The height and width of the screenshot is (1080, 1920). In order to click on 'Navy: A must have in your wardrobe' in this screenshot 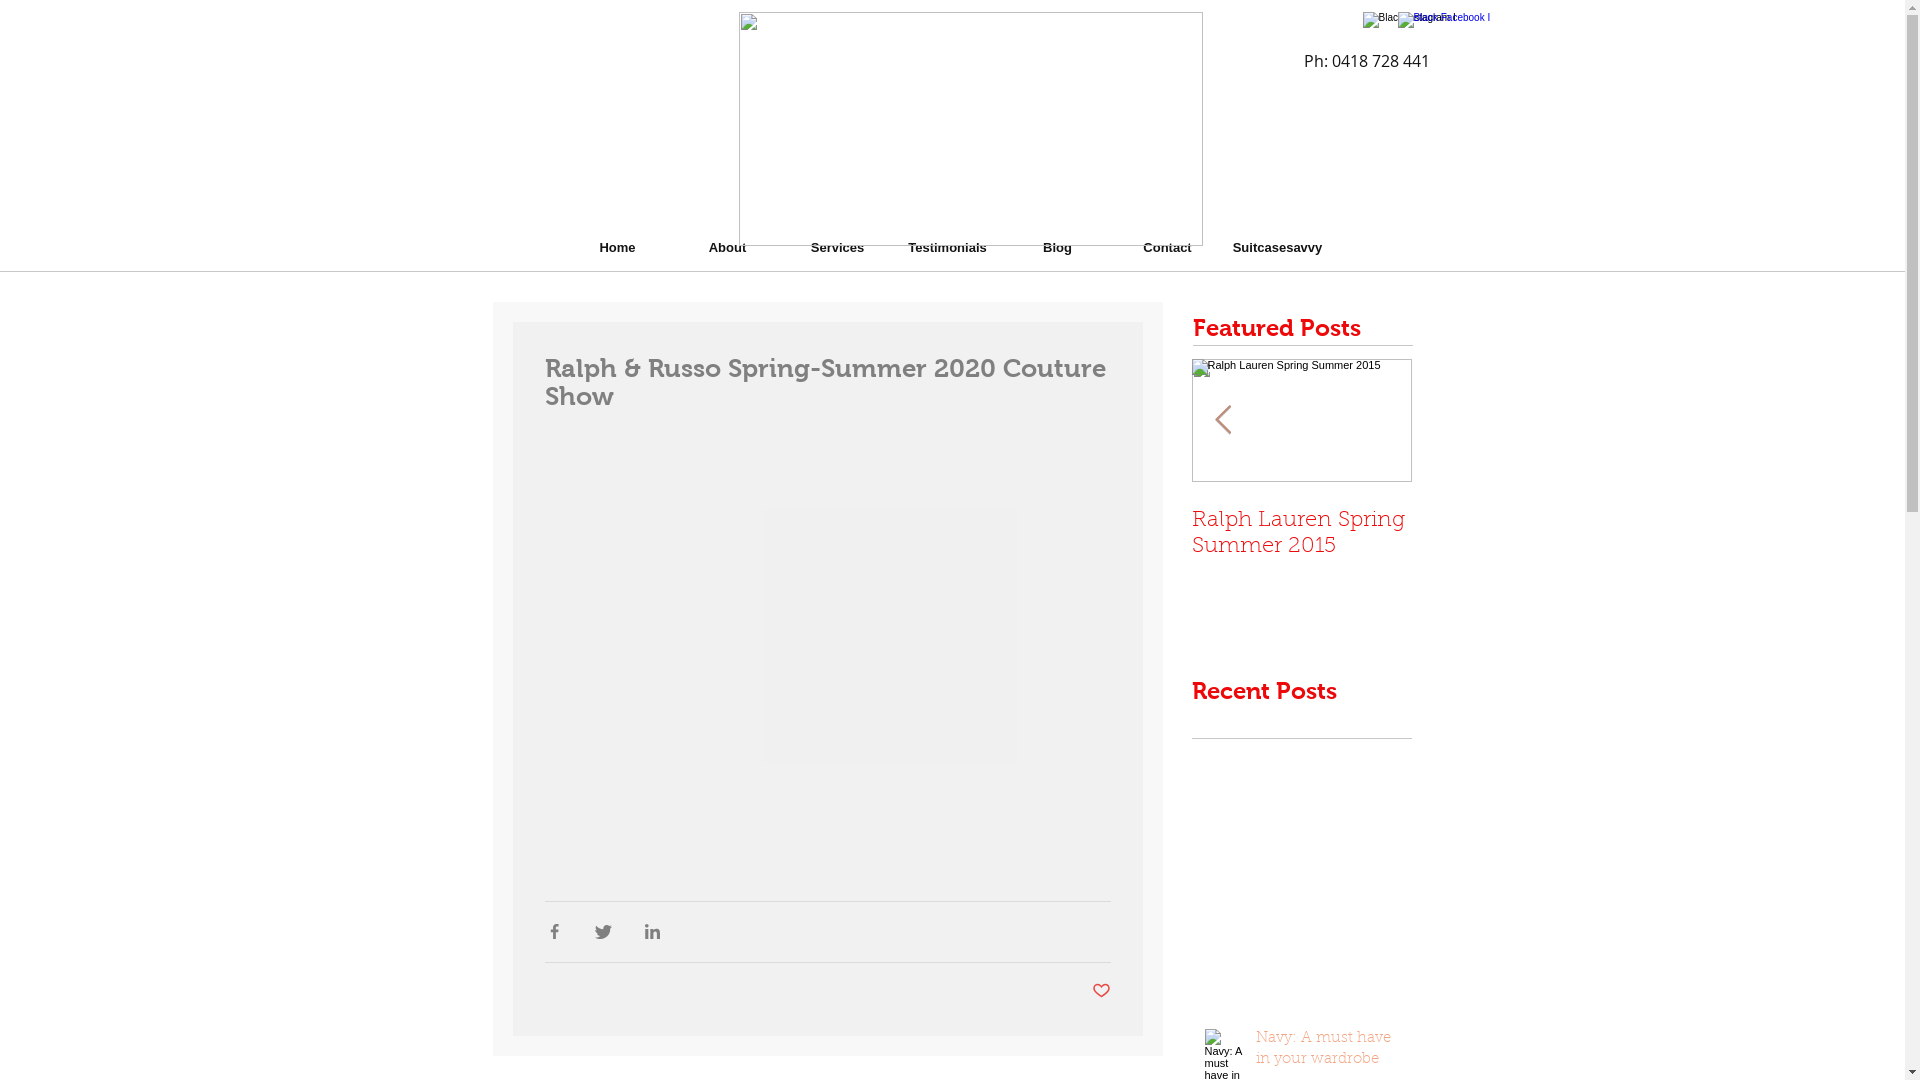, I will do `click(1328, 1052)`.